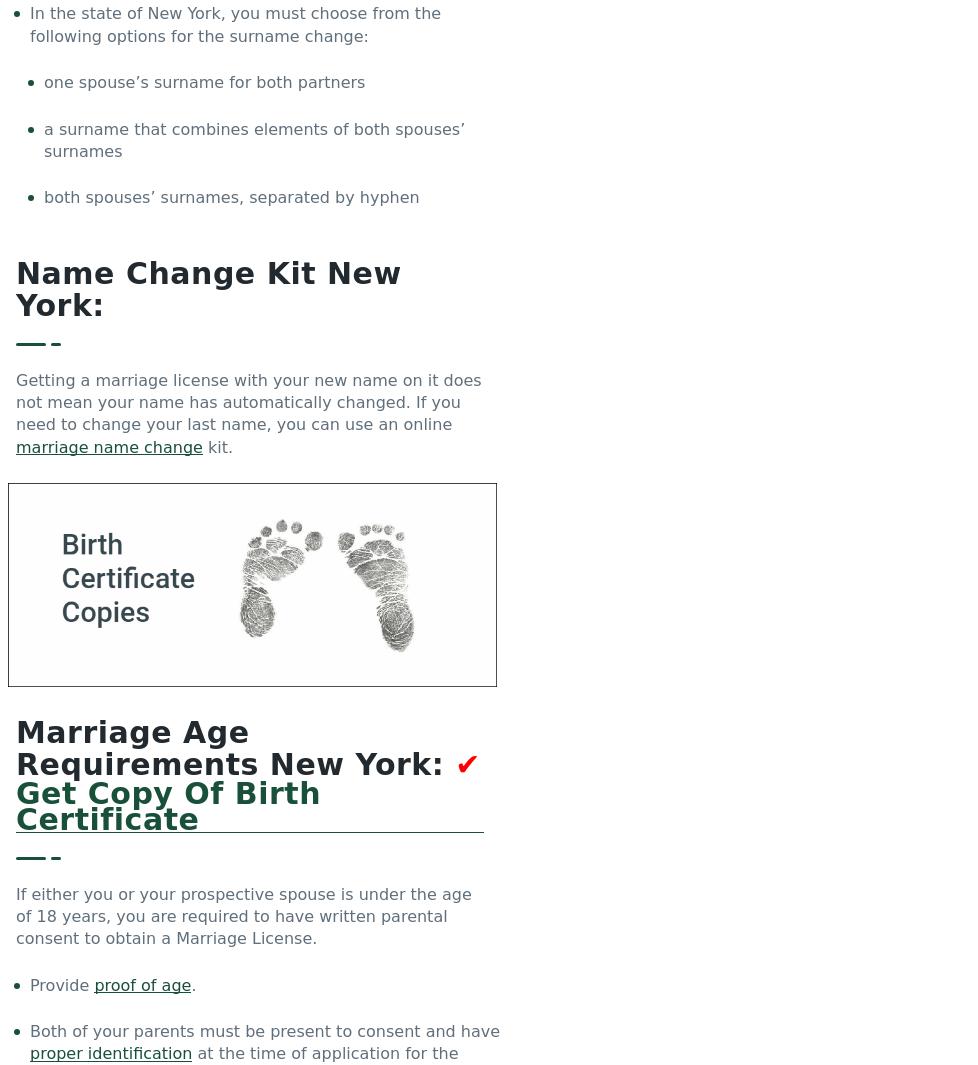 The height and width of the screenshot is (1065, 978). I want to click on 'one spouse’s surname for both partners', so click(204, 81).